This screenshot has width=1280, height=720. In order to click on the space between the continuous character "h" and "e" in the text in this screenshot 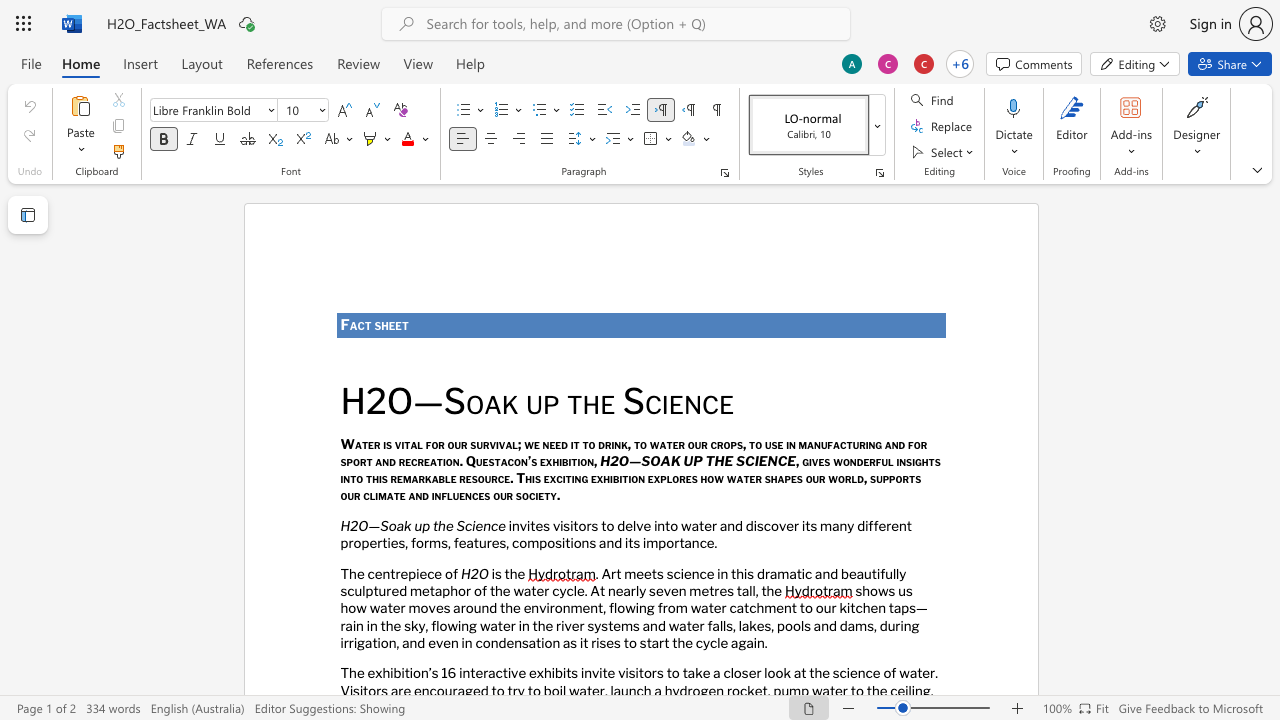, I will do `click(388, 324)`.